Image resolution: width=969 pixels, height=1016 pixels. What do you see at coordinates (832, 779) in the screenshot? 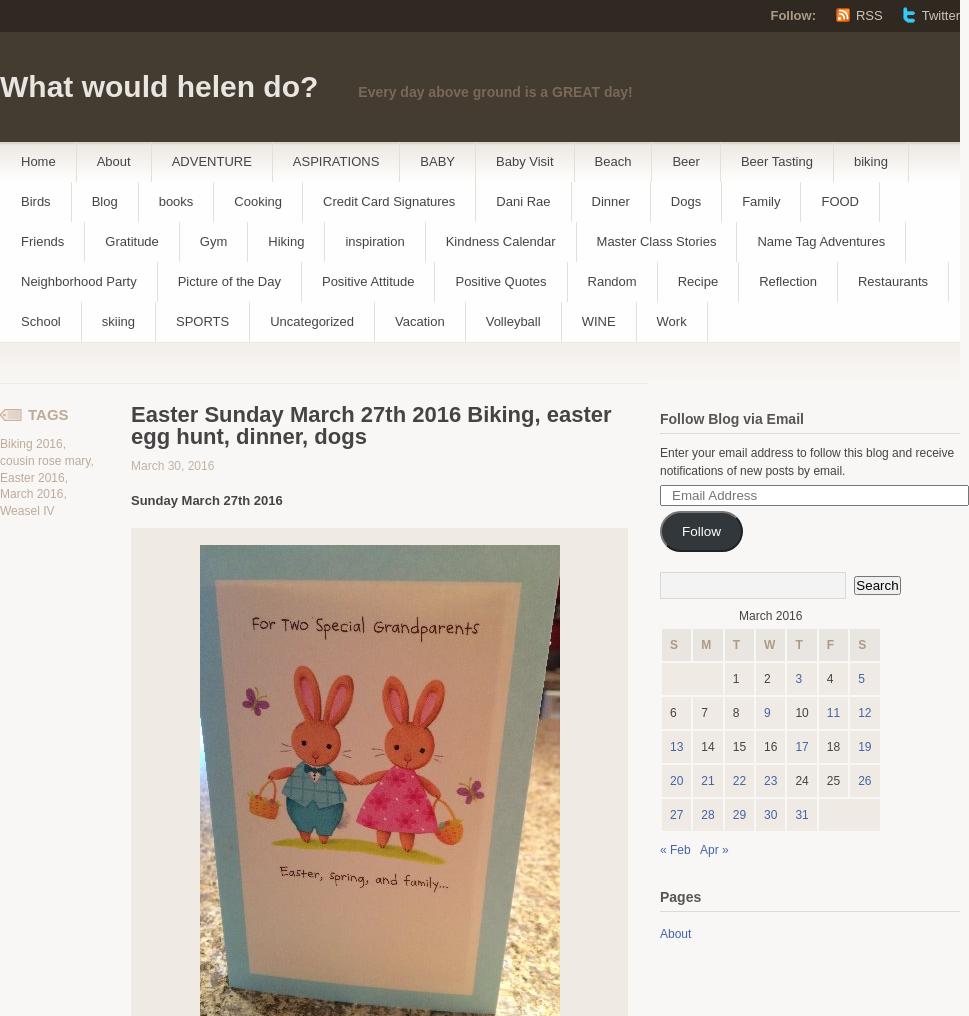
I see `'25'` at bounding box center [832, 779].